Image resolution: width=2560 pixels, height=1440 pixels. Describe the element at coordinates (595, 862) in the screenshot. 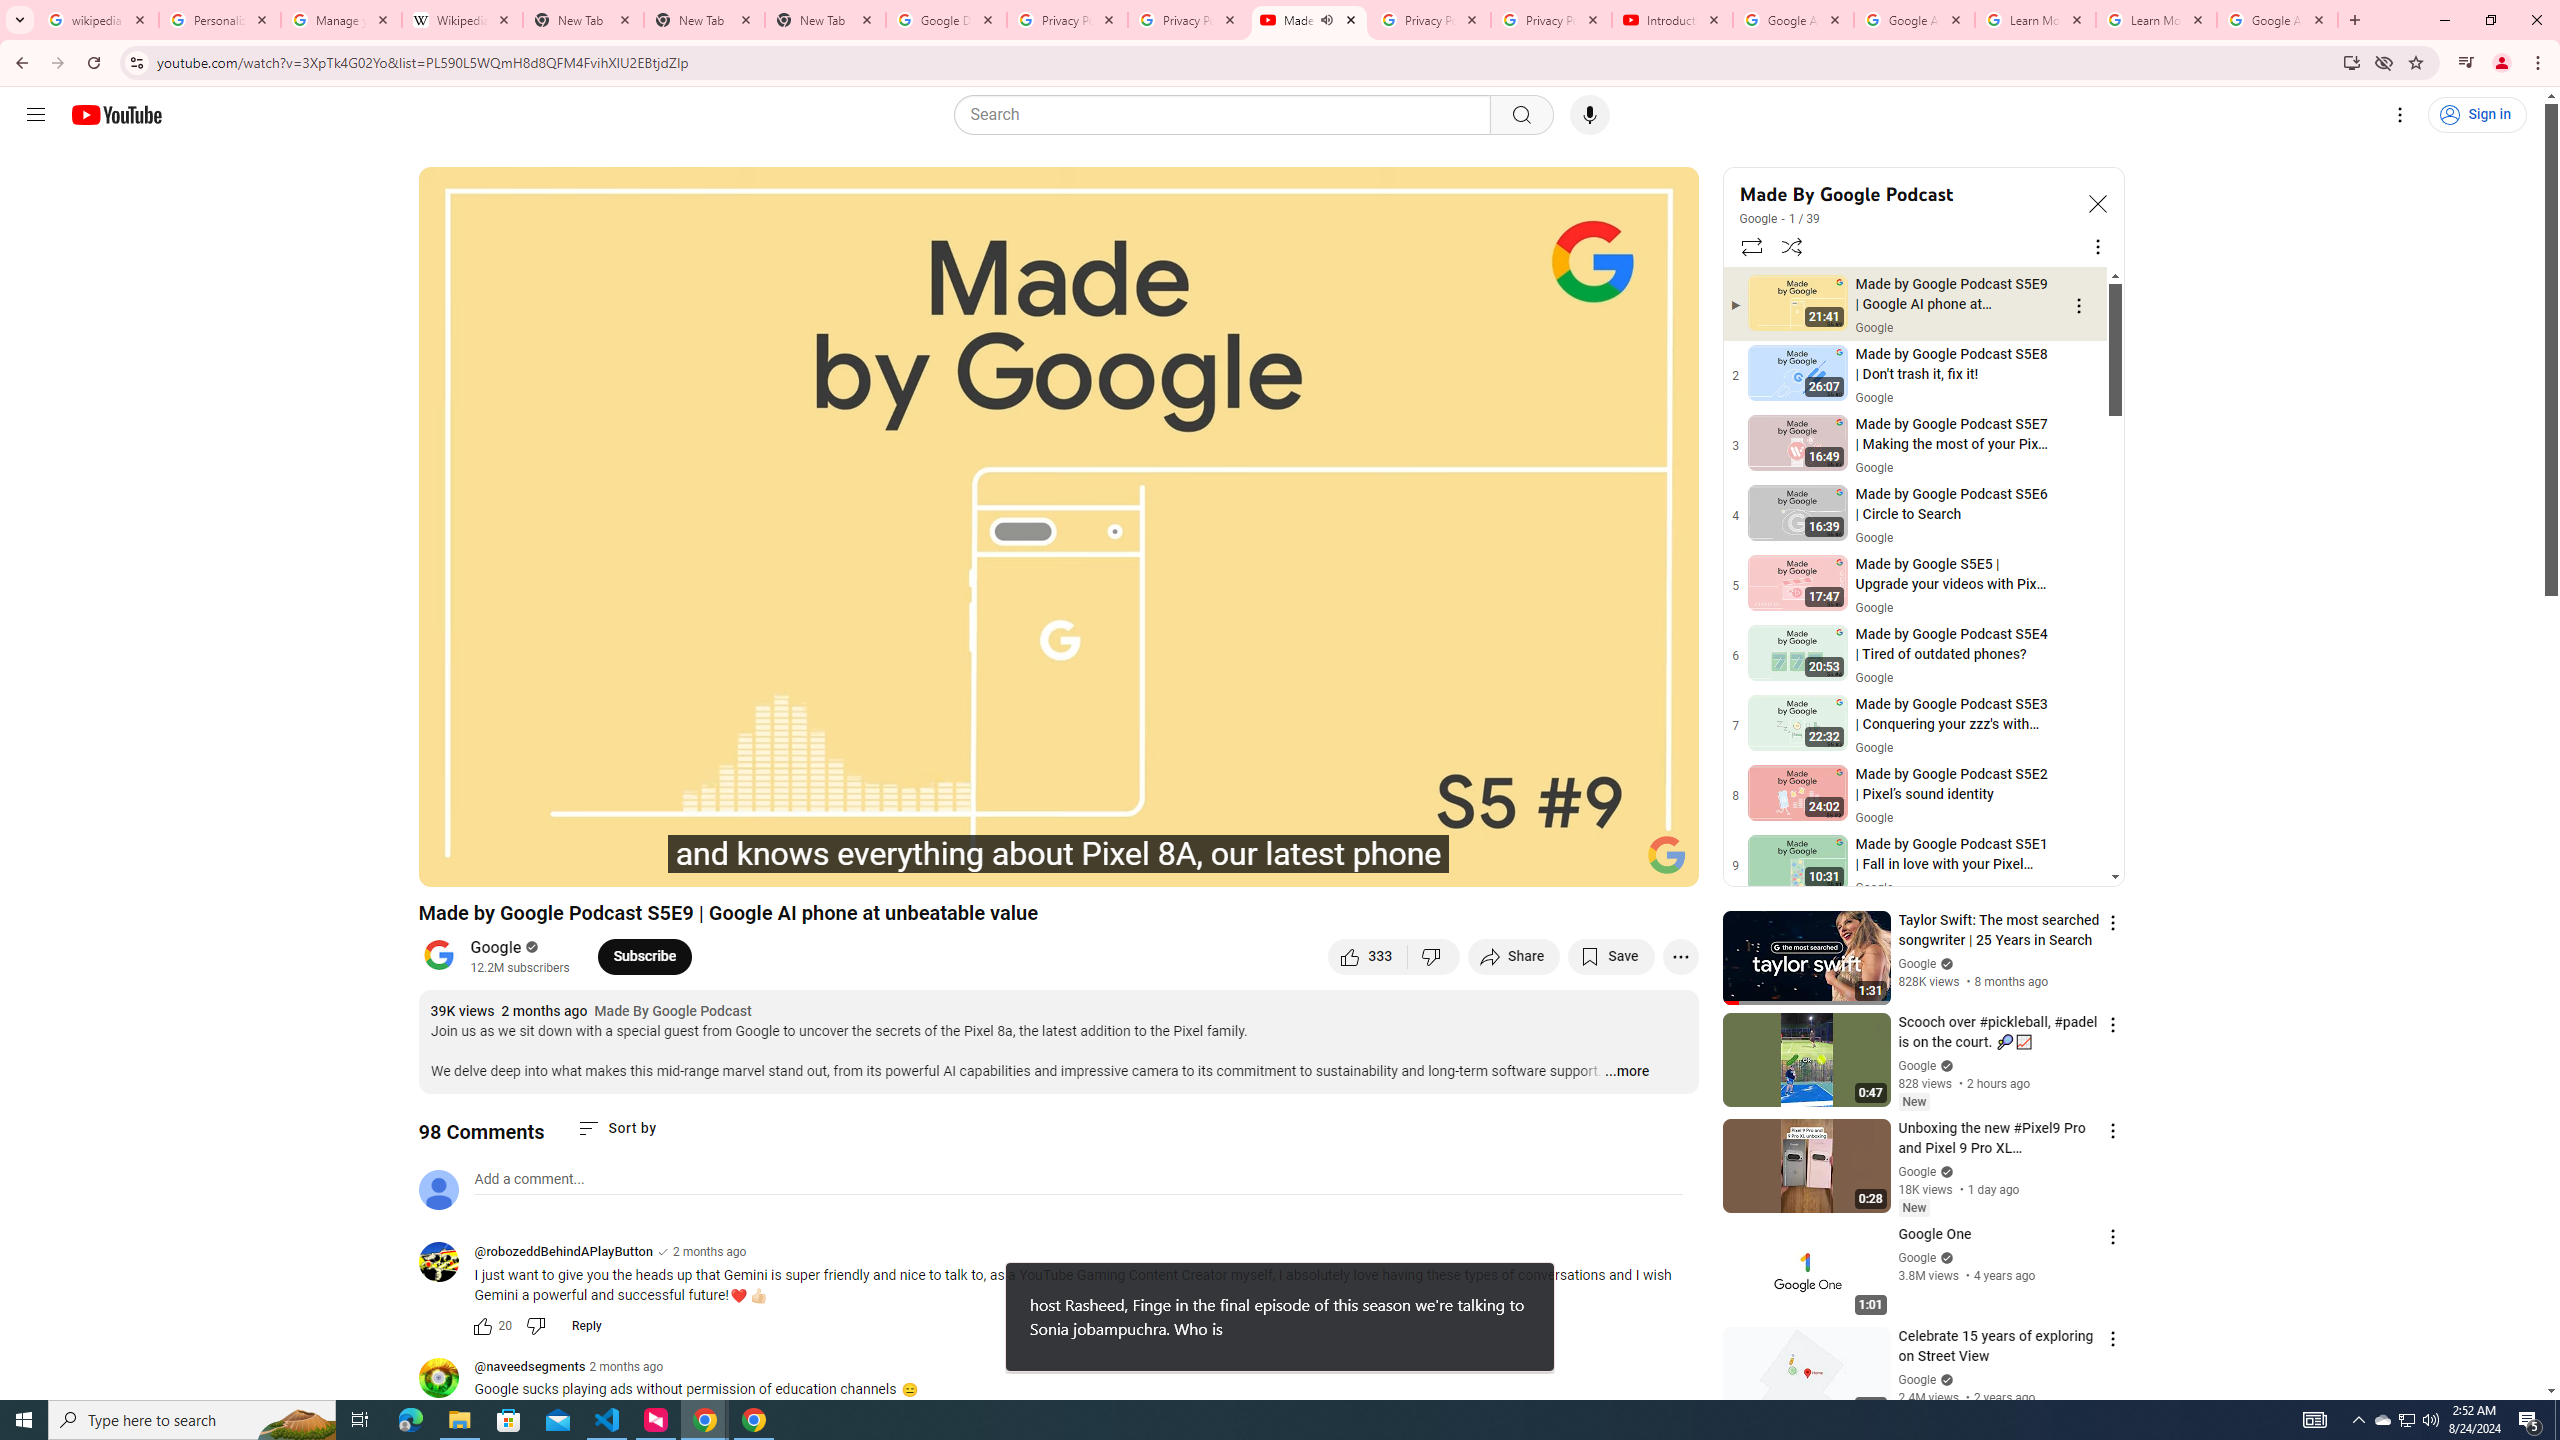

I see `'Mute (m)'` at that location.